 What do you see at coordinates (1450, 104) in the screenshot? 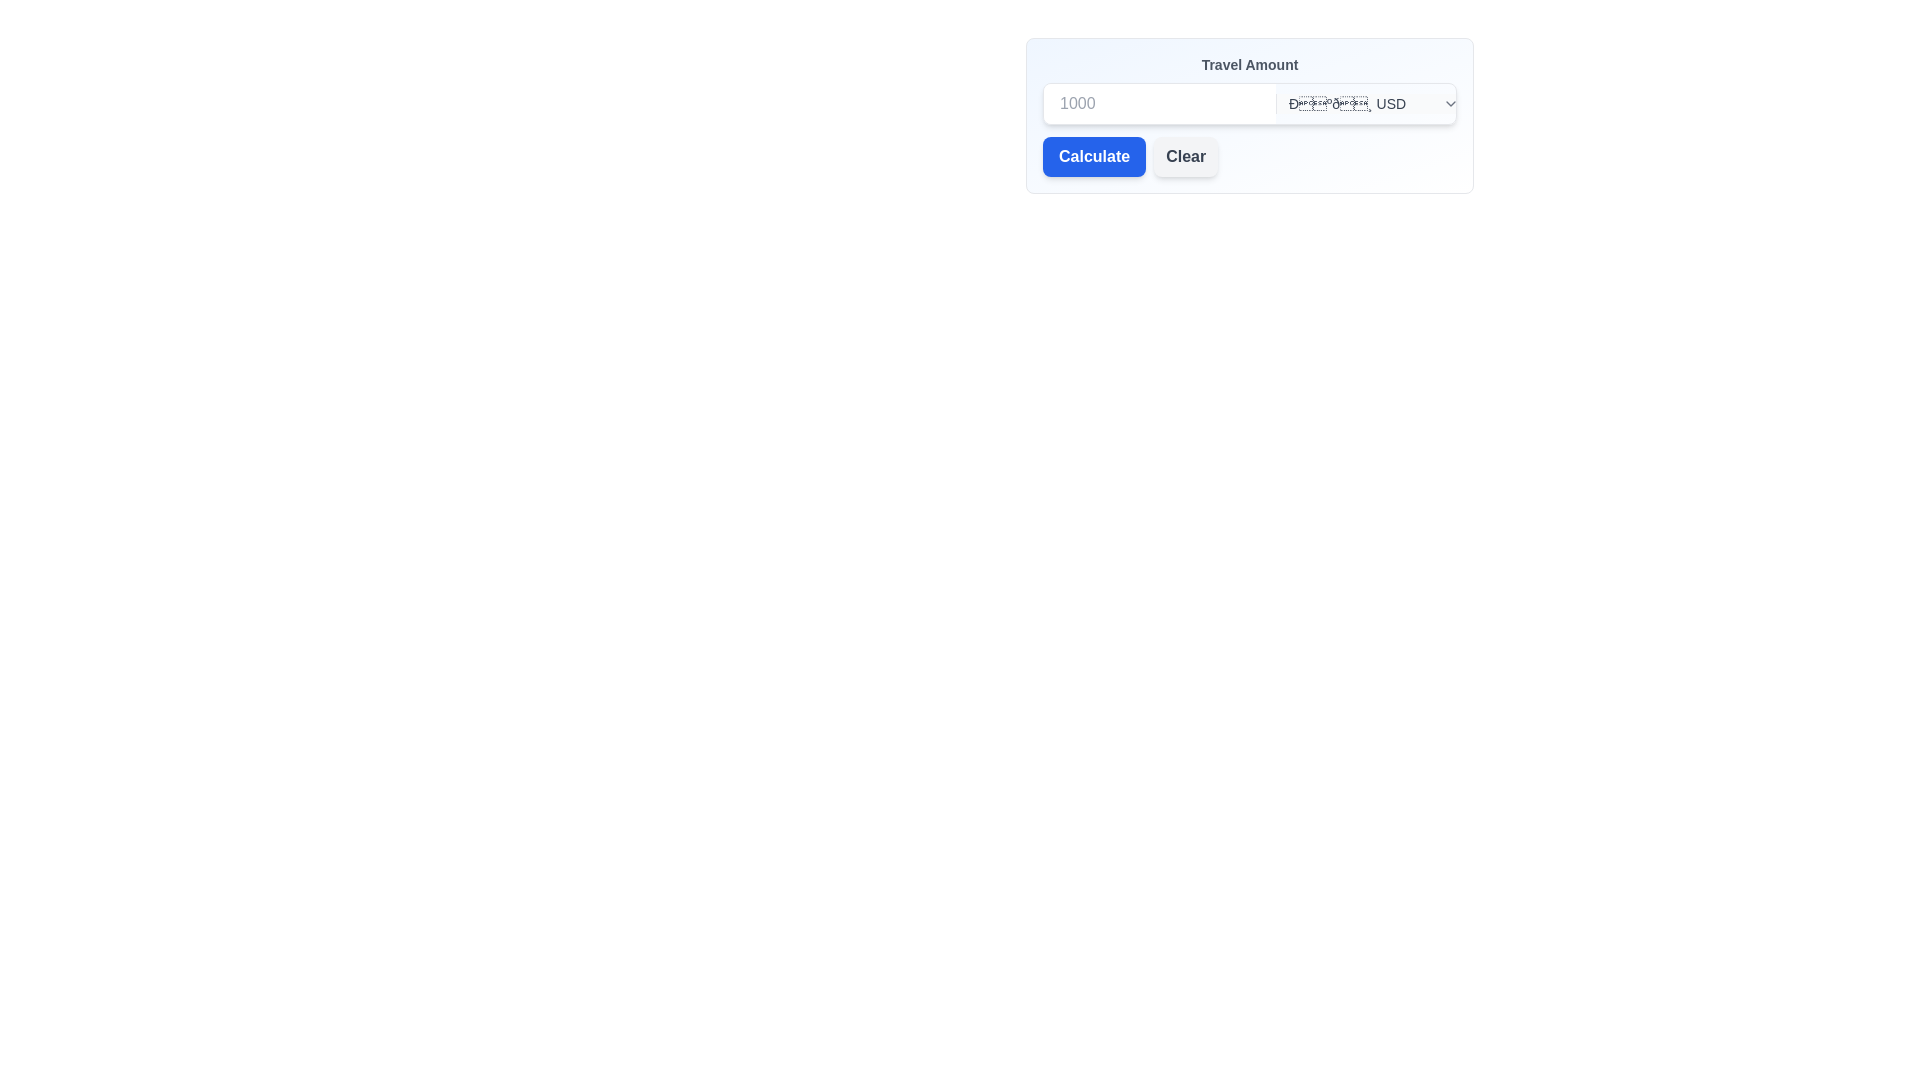
I see `the downward-pointing chevron icon with a gray stroke outline` at bounding box center [1450, 104].